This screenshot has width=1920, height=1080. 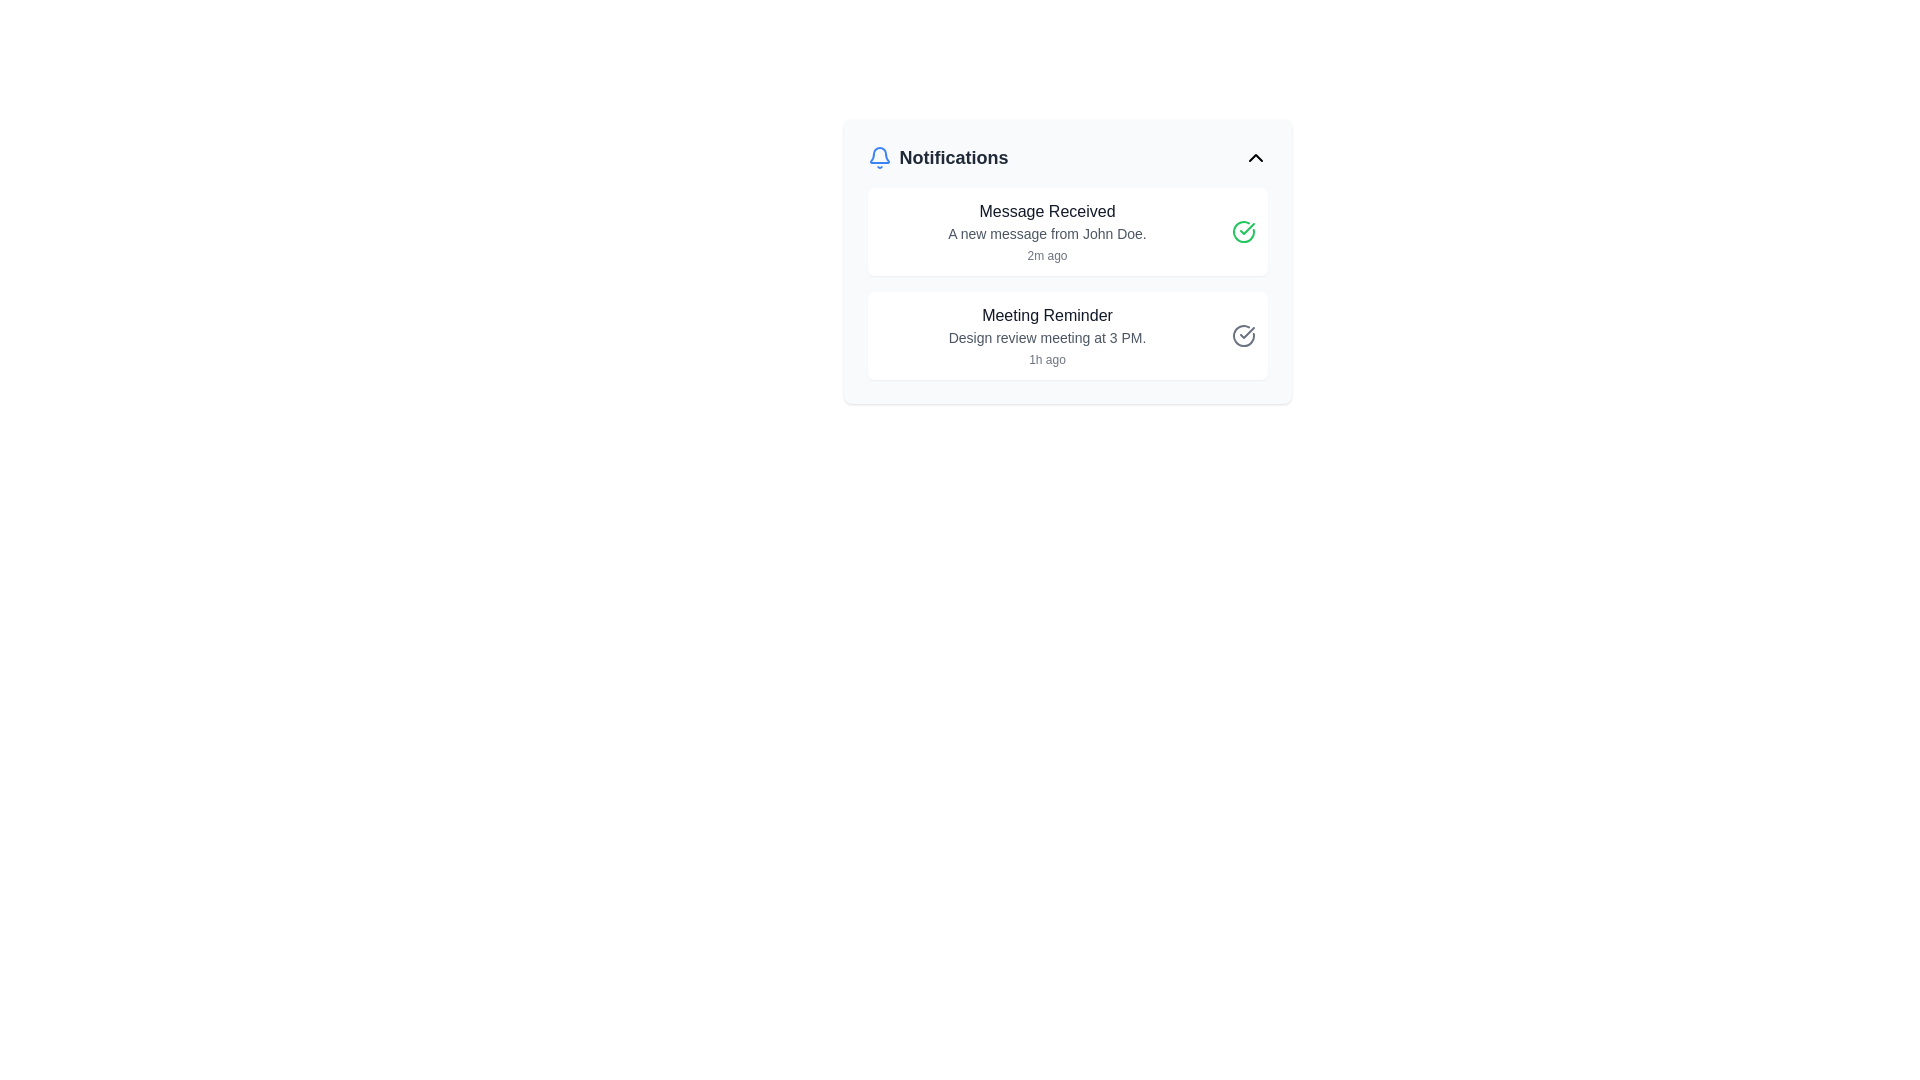 I want to click on the green check mark icon button located in the top notification block to mark the message from John Doe as read or acknowledged, so click(x=1242, y=230).